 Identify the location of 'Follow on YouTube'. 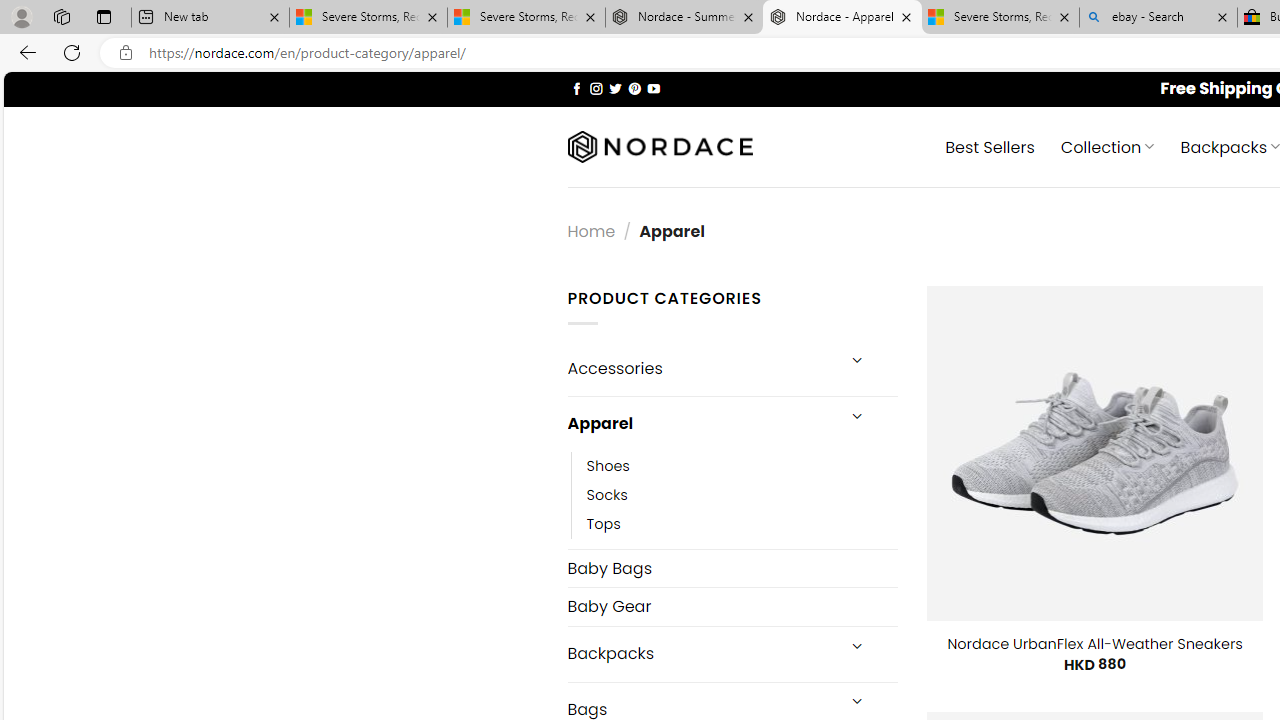
(653, 87).